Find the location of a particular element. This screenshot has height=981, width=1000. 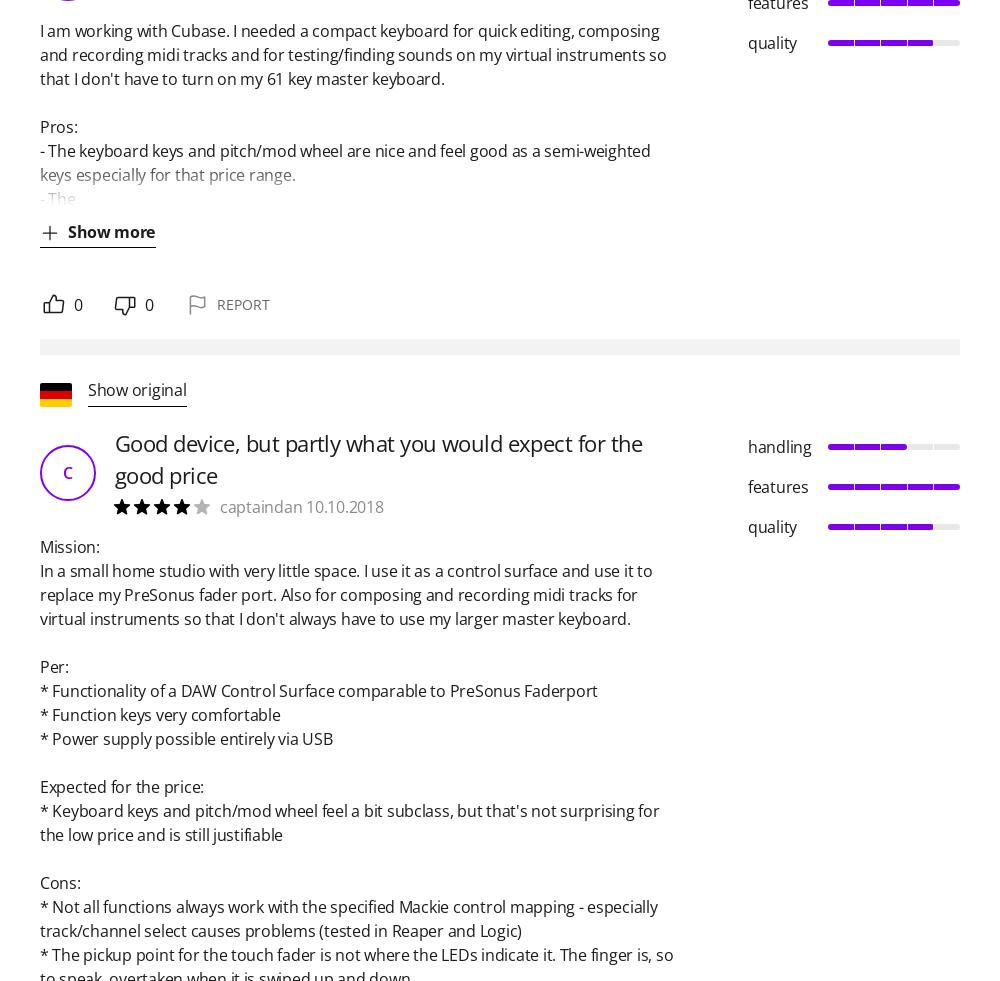

'c' is located at coordinates (66, 472).